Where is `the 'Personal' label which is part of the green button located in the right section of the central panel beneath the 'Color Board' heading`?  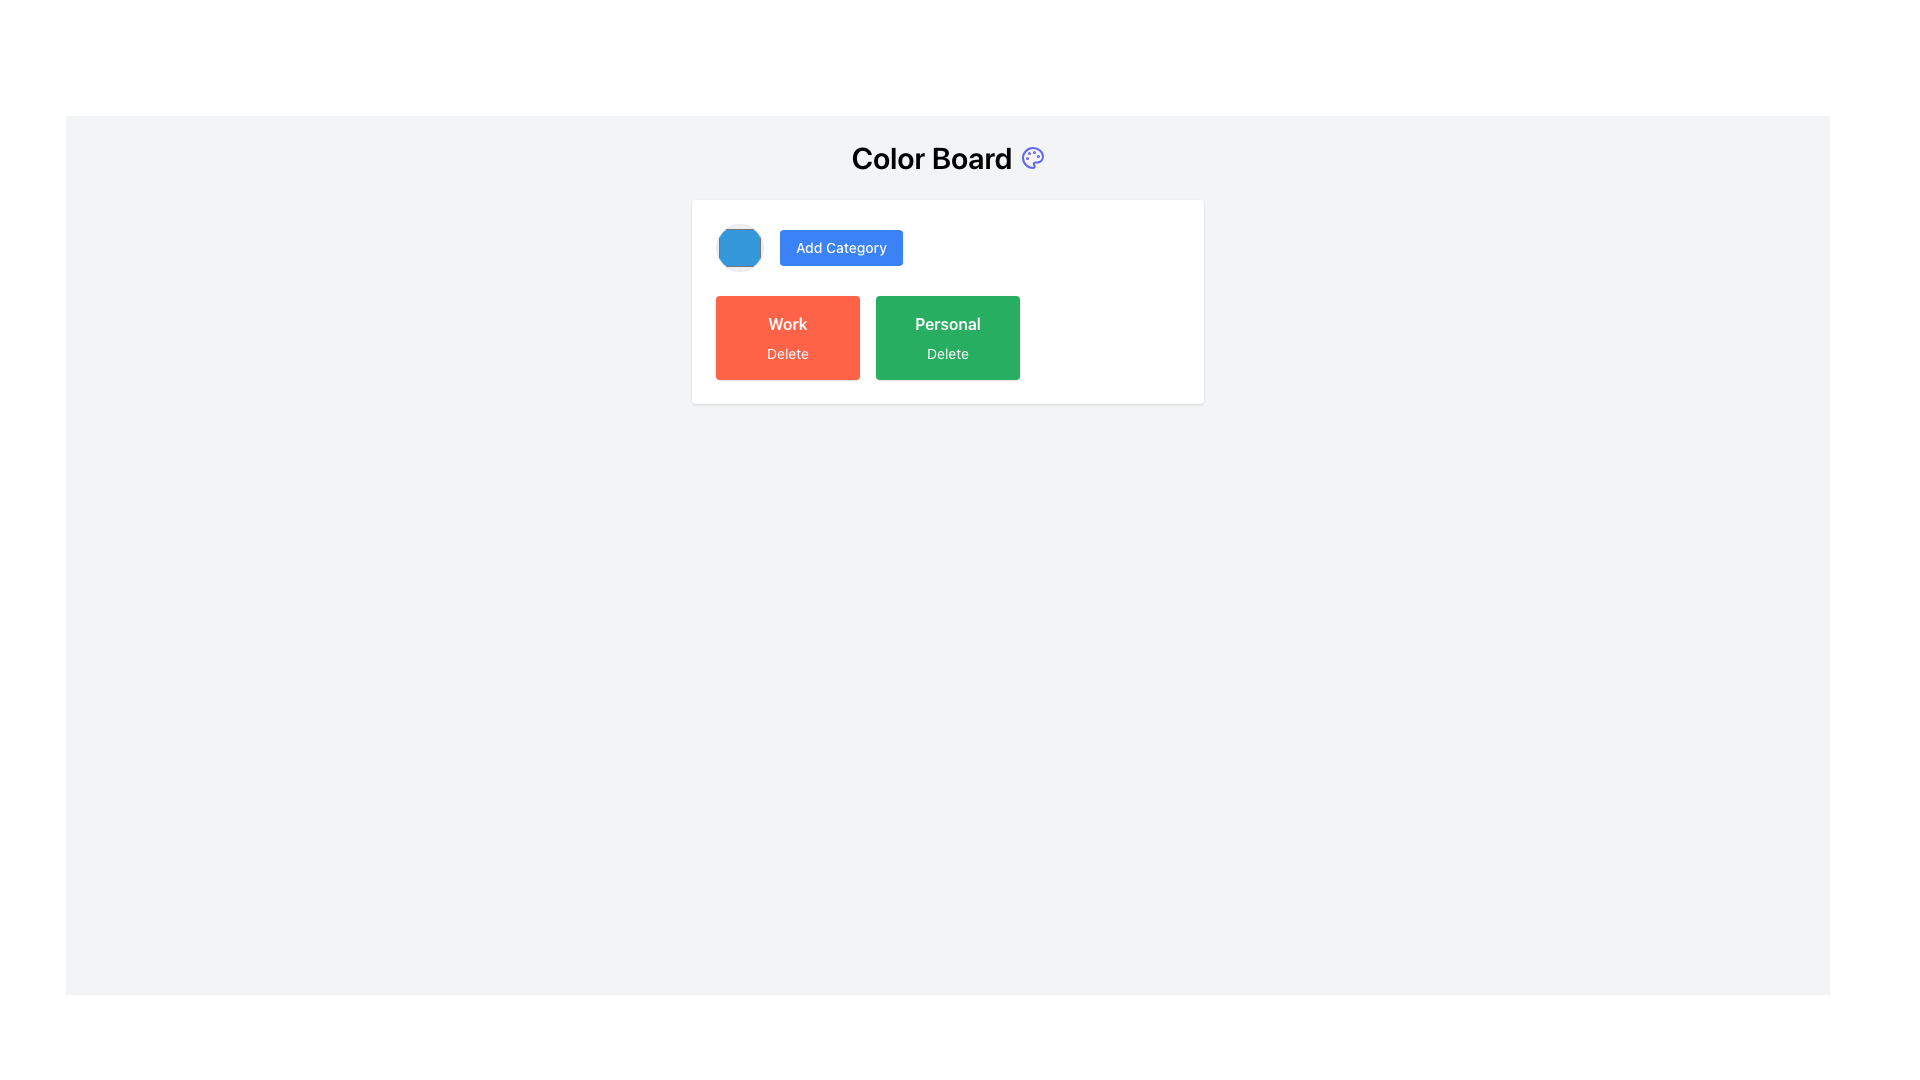 the 'Personal' label which is part of the green button located in the right section of the central panel beneath the 'Color Board' heading is located at coordinates (947, 323).